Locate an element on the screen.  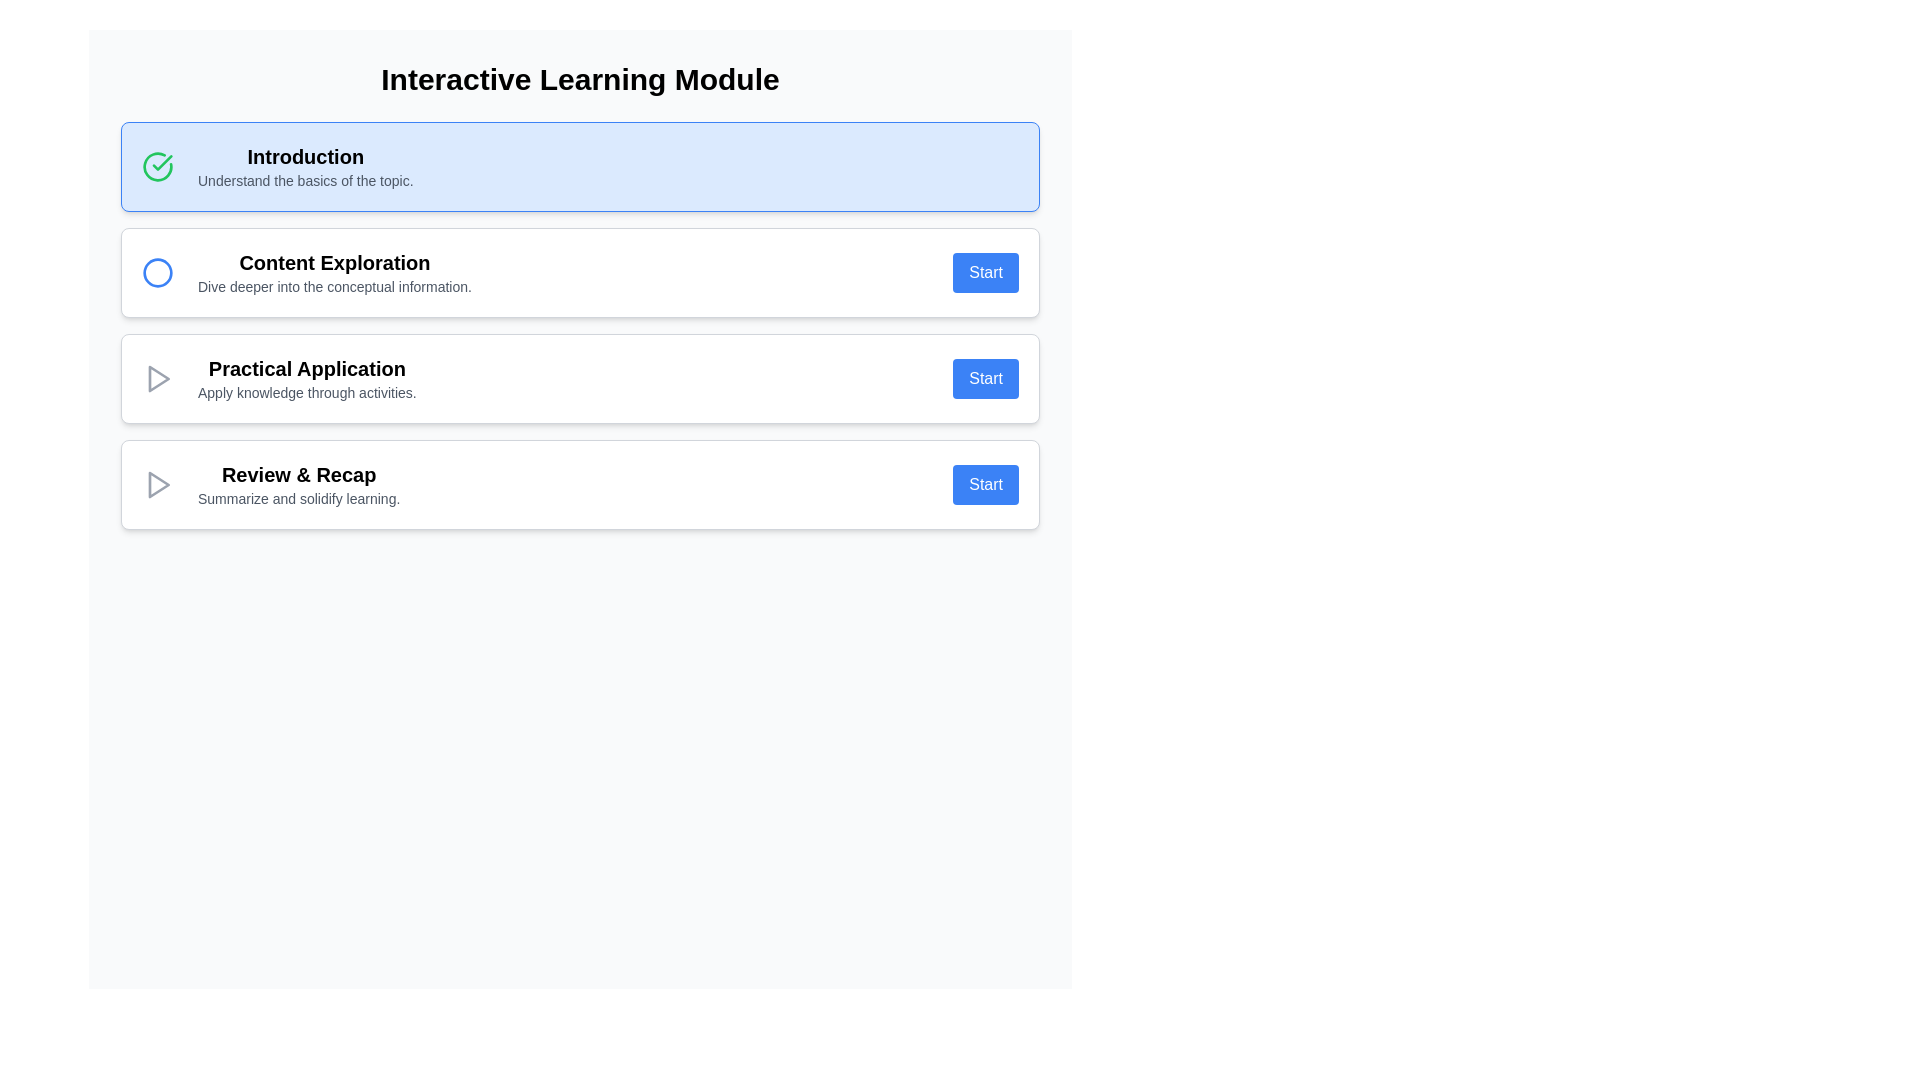
the circular SVG graphic icon with a blue-colored border located next to the 'Content Exploration' section is located at coordinates (157, 273).